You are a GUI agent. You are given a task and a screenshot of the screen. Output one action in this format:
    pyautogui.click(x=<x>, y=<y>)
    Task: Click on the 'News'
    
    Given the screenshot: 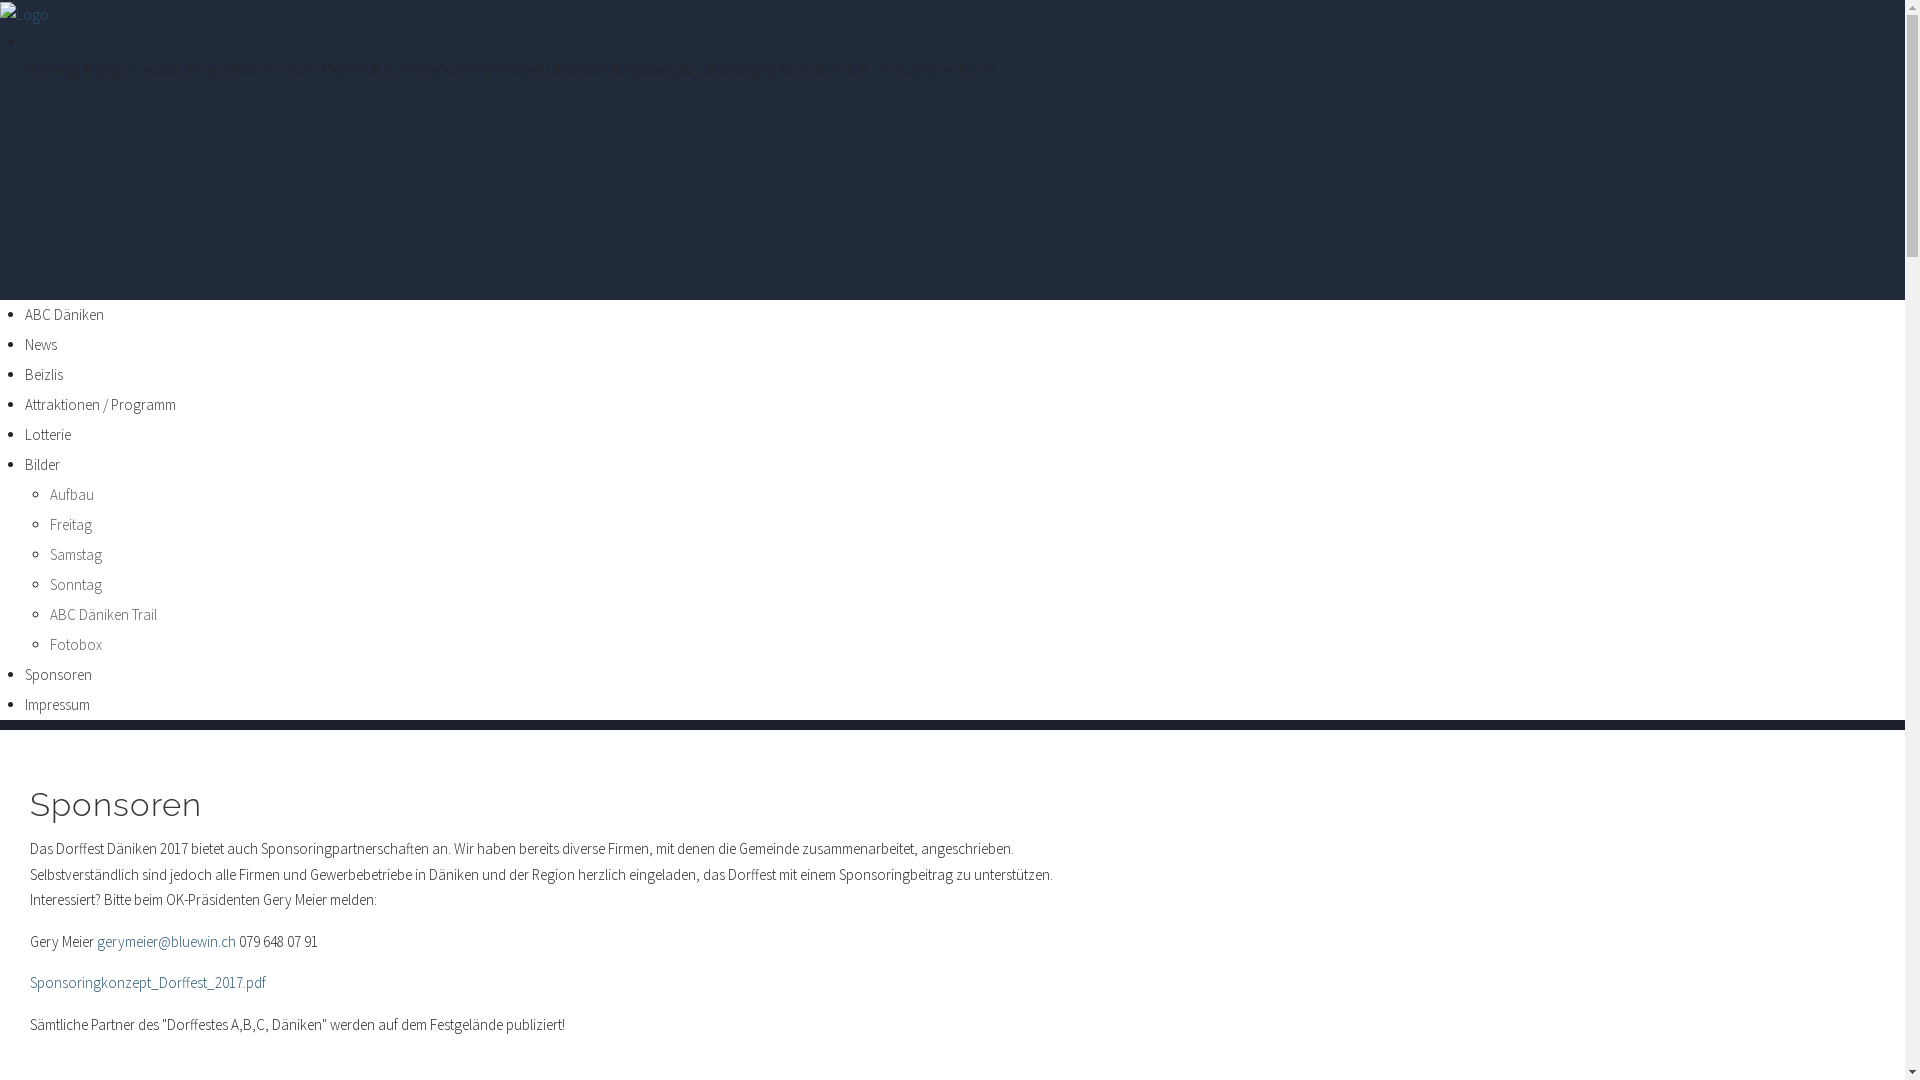 What is the action you would take?
    pyautogui.click(x=41, y=343)
    